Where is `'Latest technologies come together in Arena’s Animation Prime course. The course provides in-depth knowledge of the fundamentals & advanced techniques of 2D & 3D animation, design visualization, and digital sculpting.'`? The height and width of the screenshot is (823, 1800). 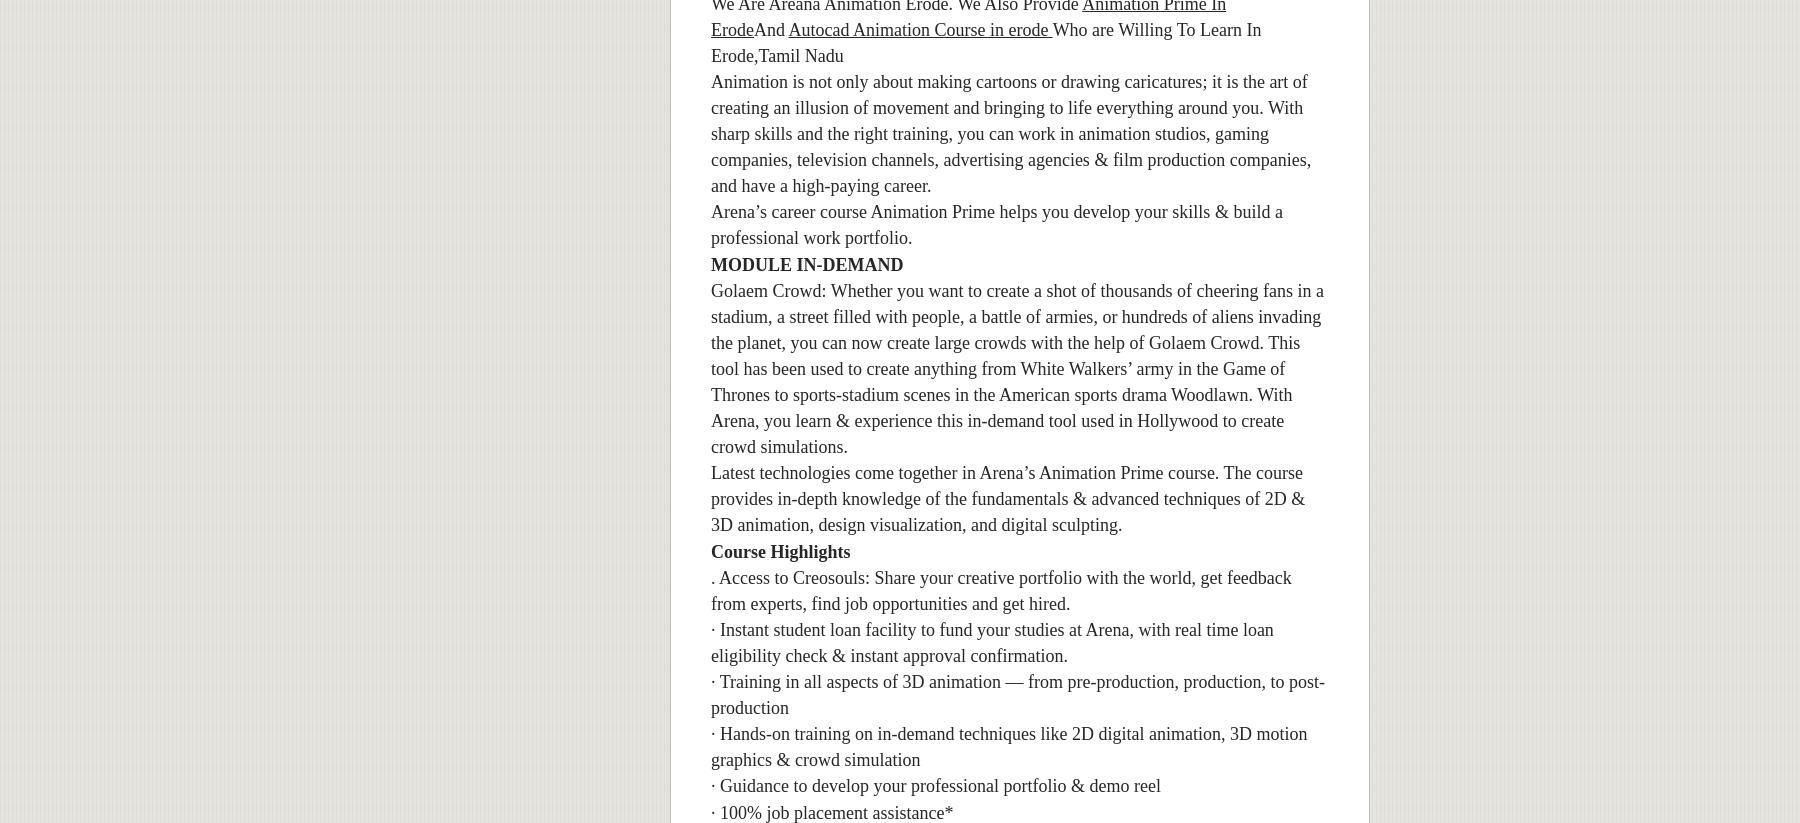
'Latest technologies come together in Arena’s Animation Prime course. The course provides in-depth knowledge of the fundamentals & advanced techniques of 2D & 3D animation, design visualization, and digital sculpting.' is located at coordinates (710, 498).